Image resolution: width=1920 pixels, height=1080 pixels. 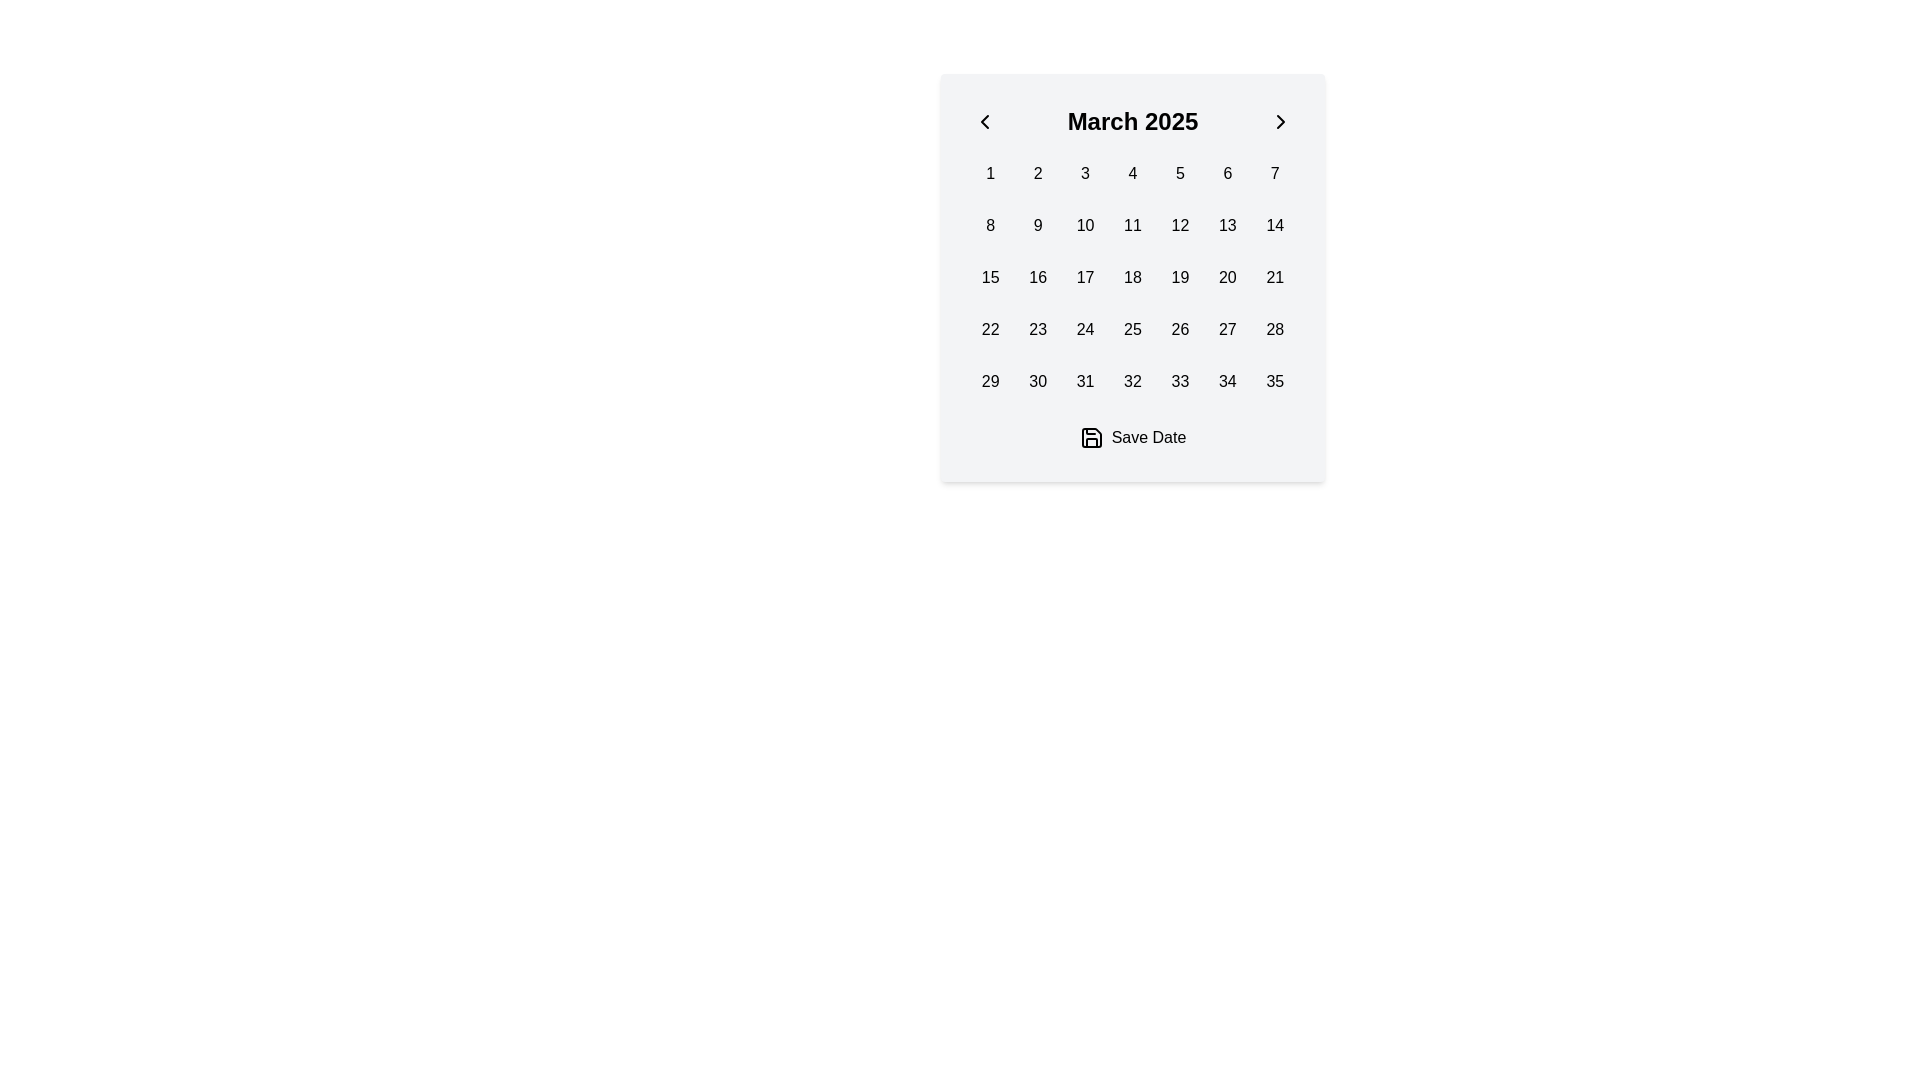 I want to click on the rounded rectangular button with the text '30', so click(x=1037, y=381).